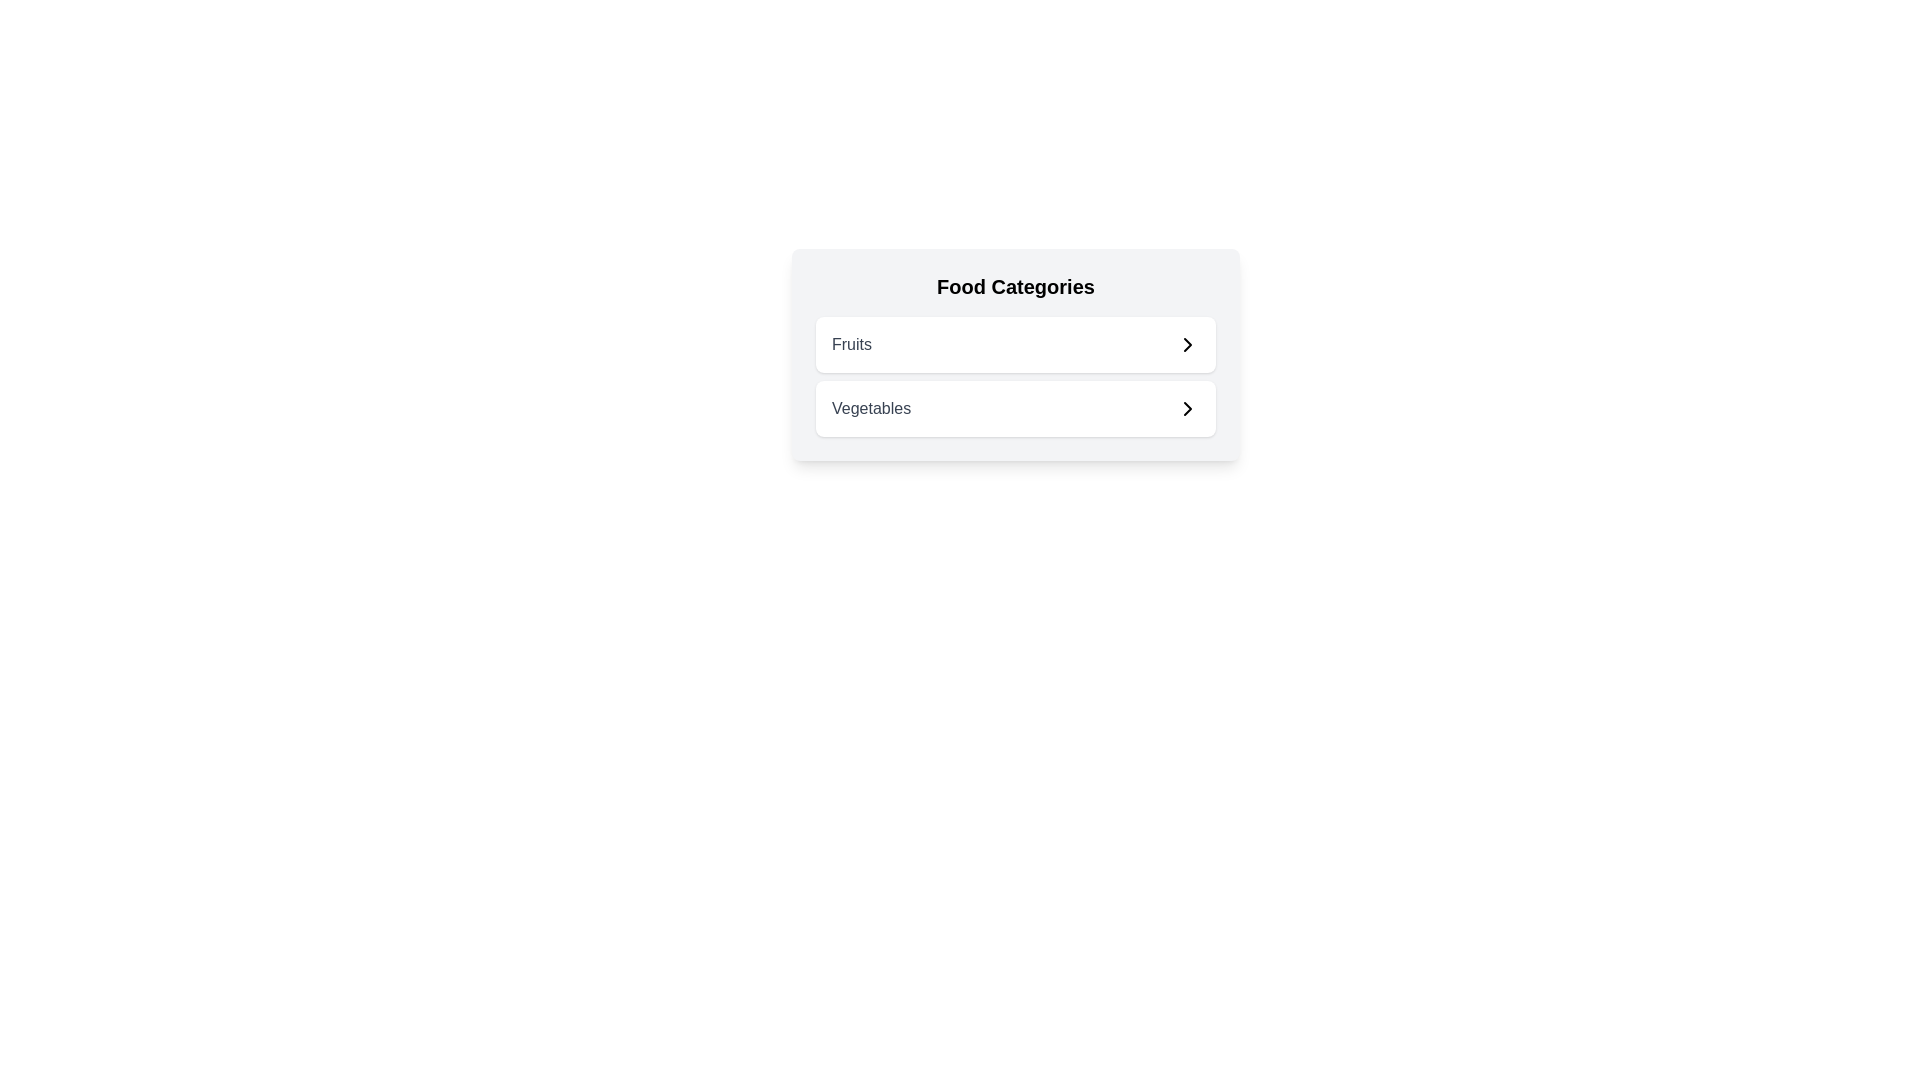 Image resolution: width=1920 pixels, height=1080 pixels. Describe the element at coordinates (1188, 343) in the screenshot. I see `the small right-pointing arrow icon in the 'Fruits' list item of the 'Food Categories' section` at that location.